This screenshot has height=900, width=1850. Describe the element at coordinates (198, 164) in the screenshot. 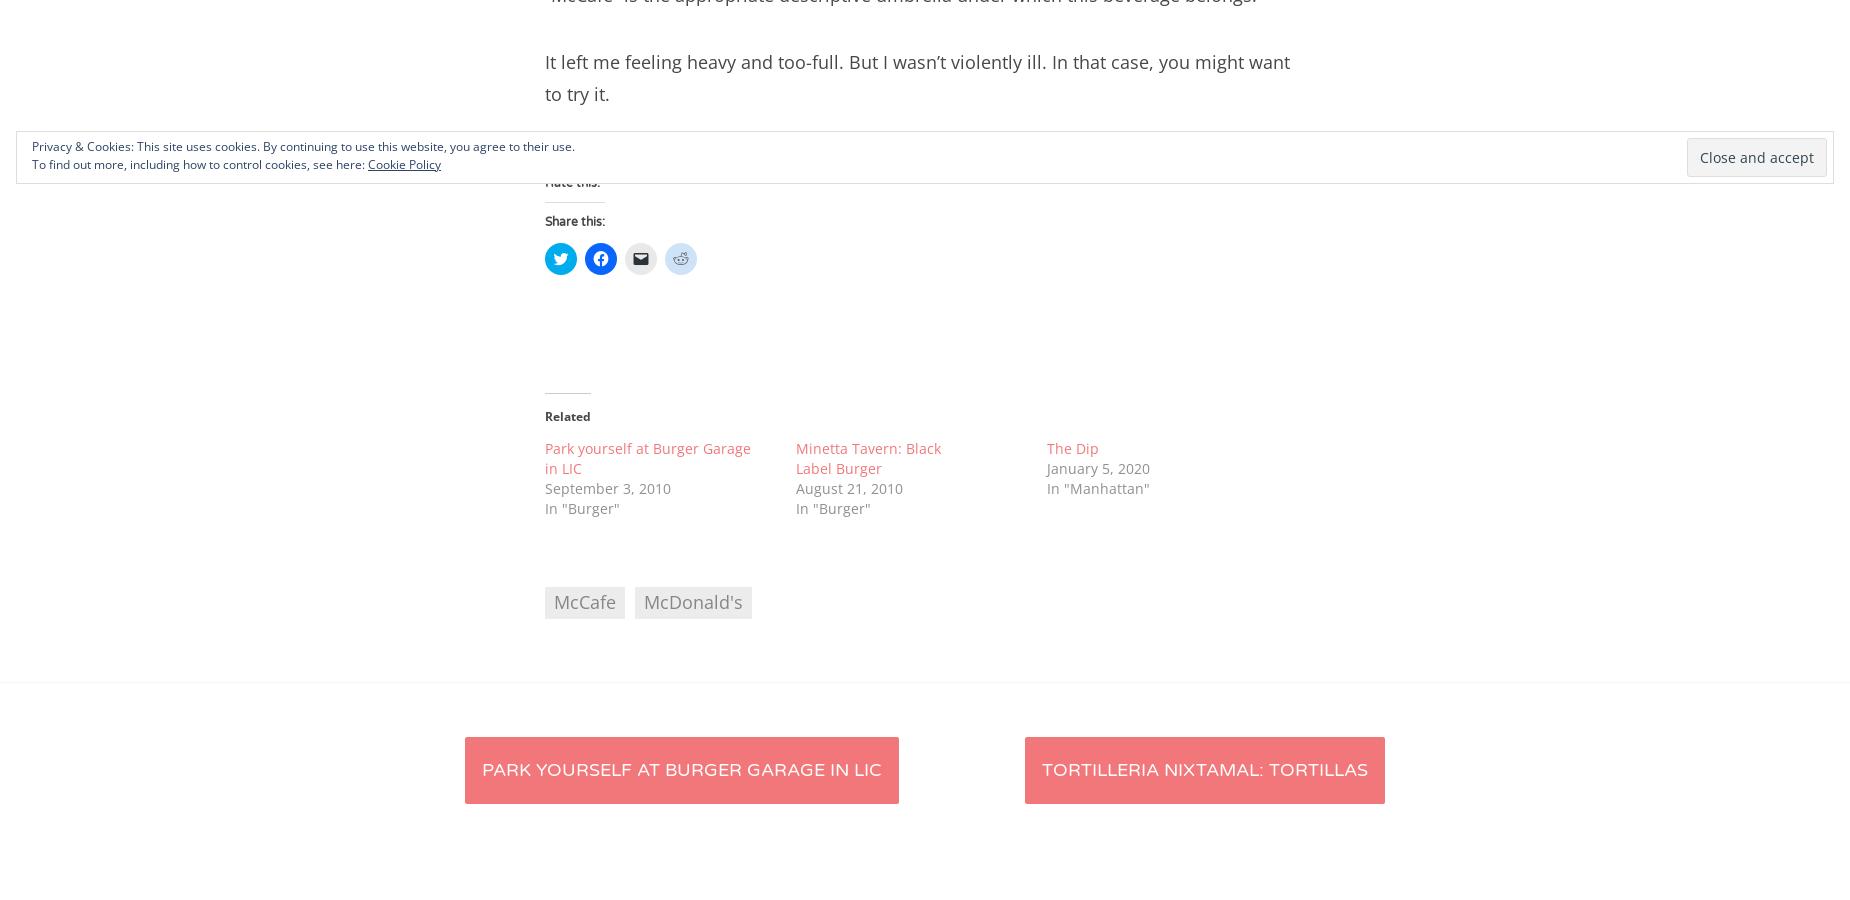

I see `'To find out more, including how to control cookies, see here:'` at that location.